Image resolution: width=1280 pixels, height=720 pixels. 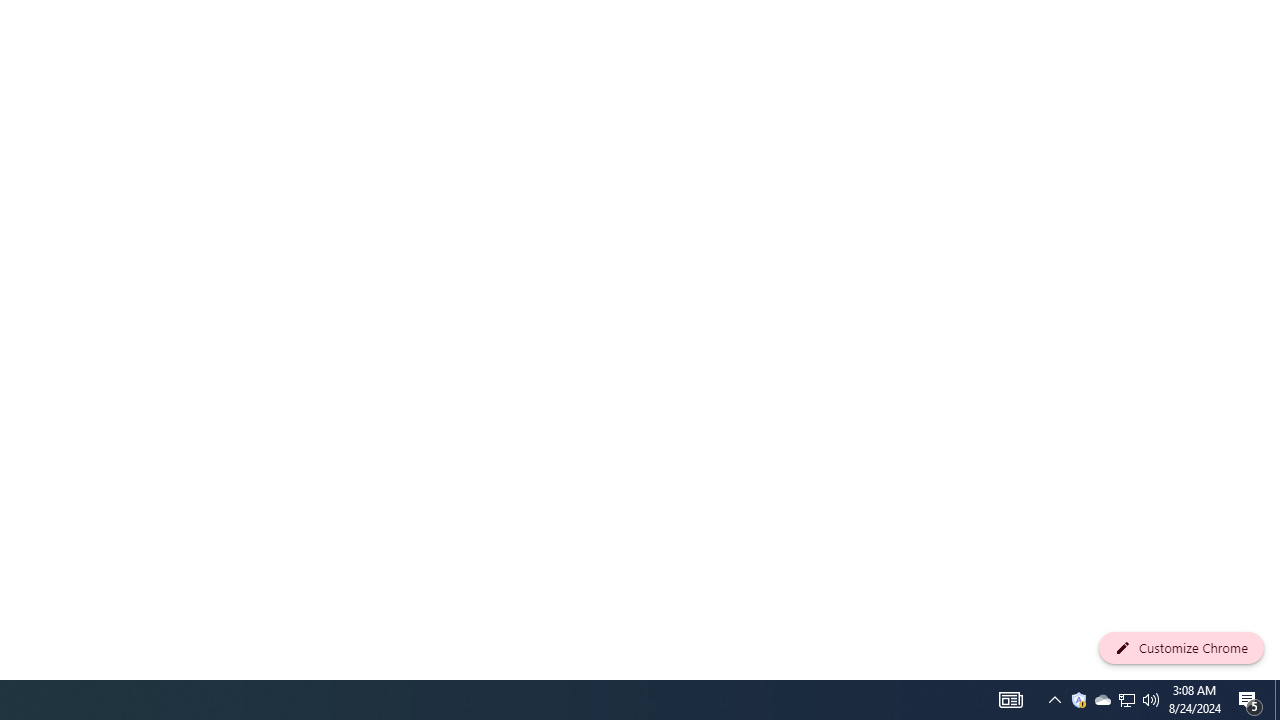 I want to click on 'Customize Chrome', so click(x=1181, y=648).